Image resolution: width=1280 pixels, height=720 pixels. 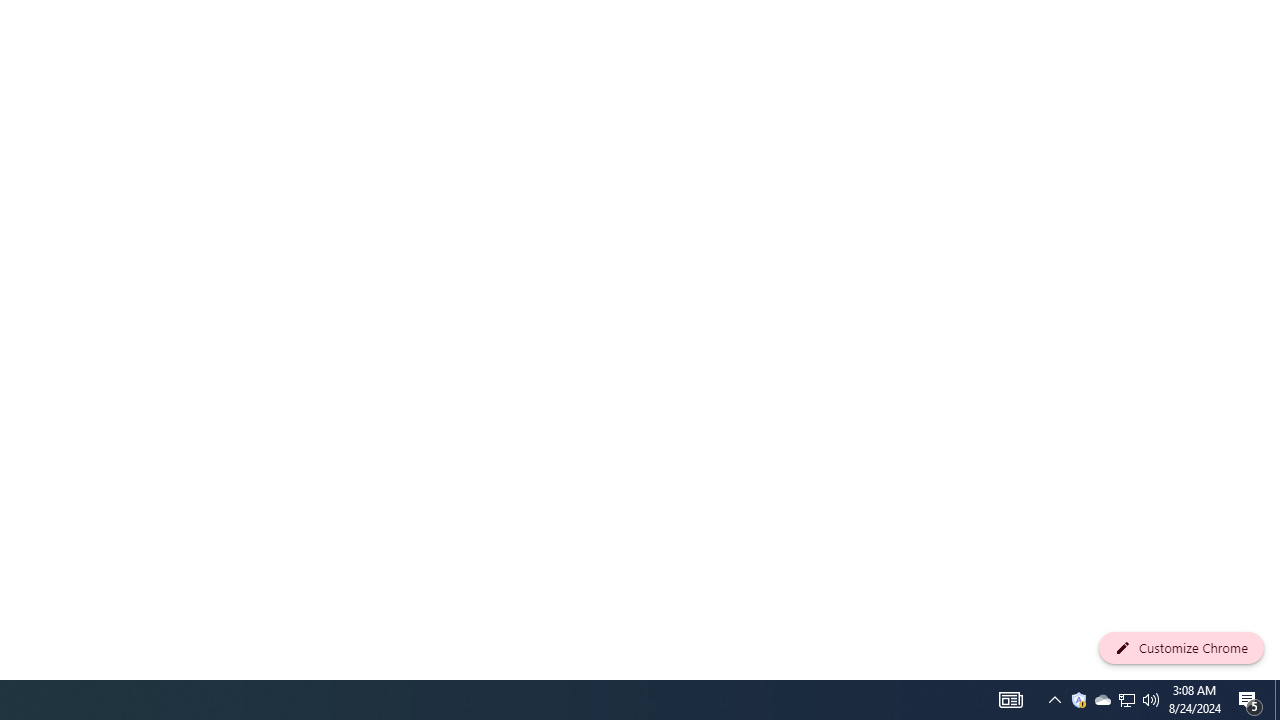 I want to click on 'Customize Chrome', so click(x=1181, y=648).